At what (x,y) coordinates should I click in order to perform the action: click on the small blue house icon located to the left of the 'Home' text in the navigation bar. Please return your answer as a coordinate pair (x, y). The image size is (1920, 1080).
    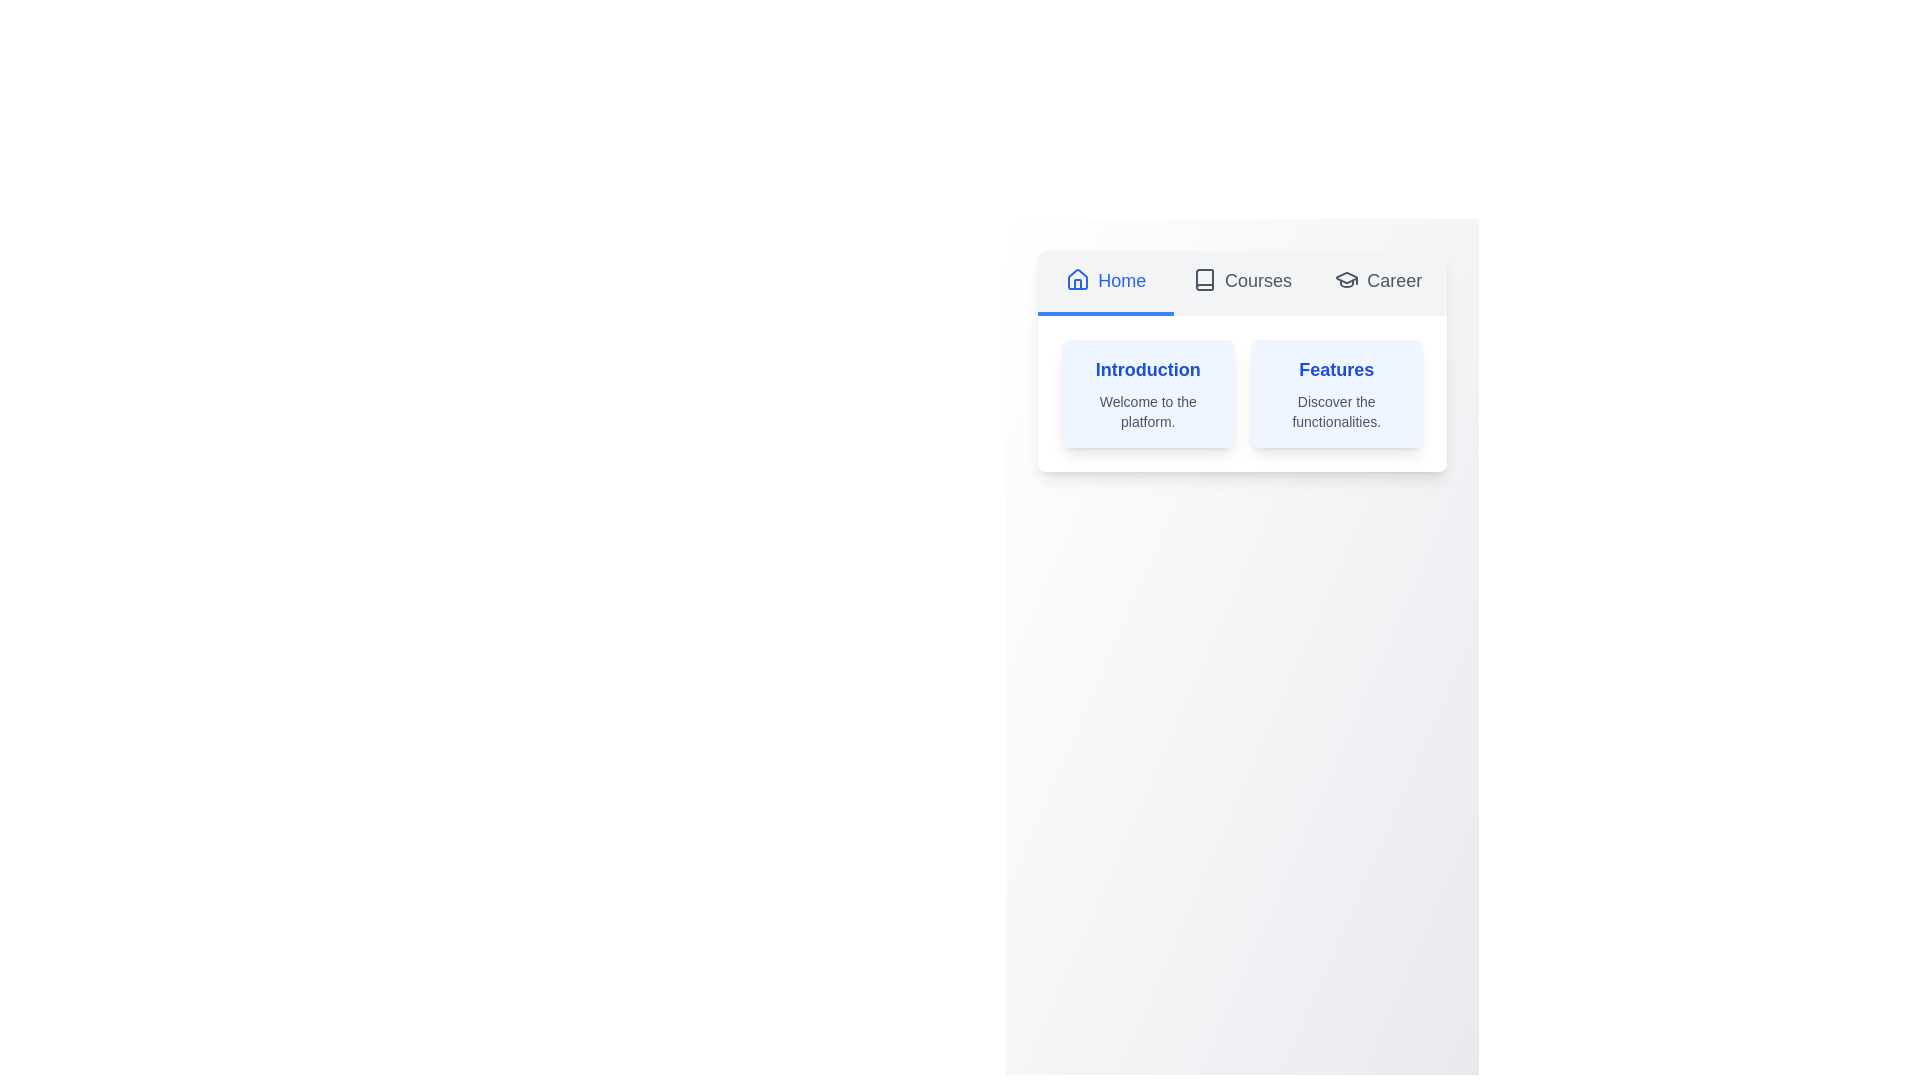
    Looking at the image, I should click on (1077, 280).